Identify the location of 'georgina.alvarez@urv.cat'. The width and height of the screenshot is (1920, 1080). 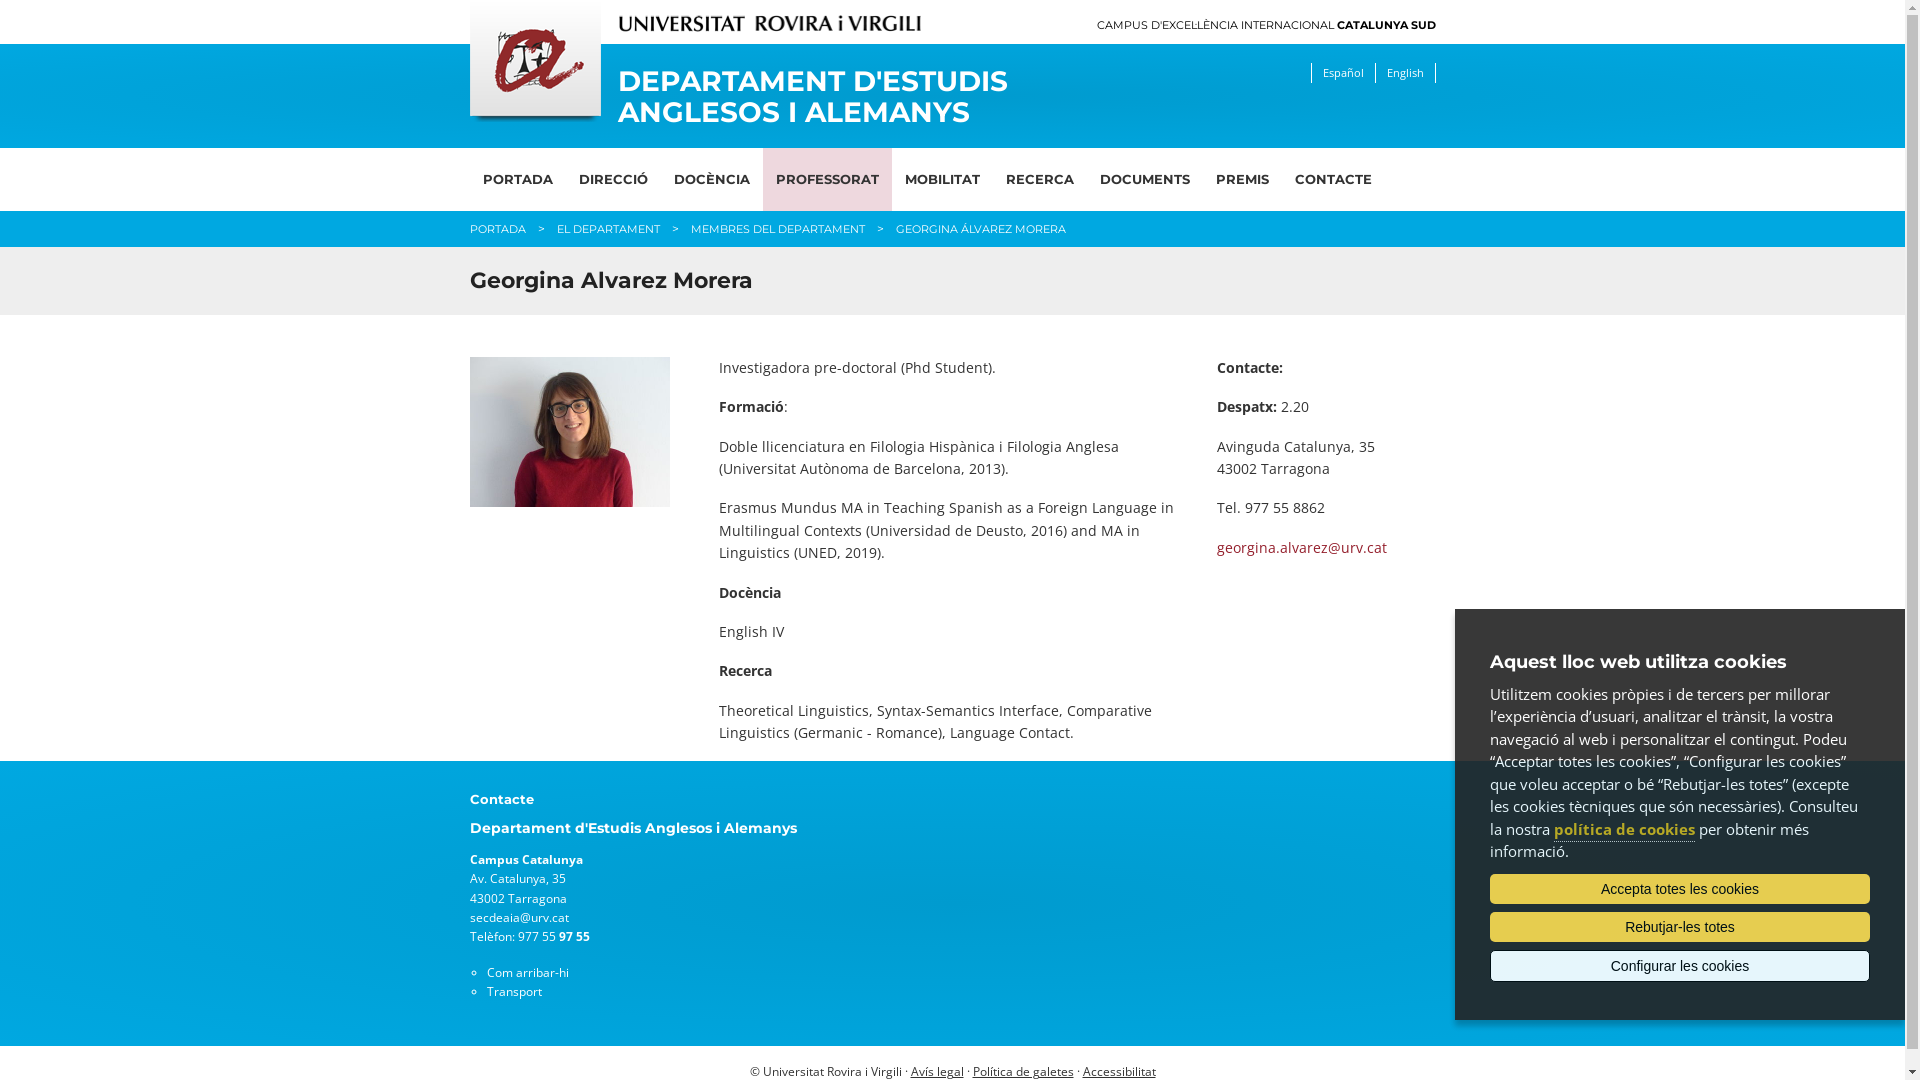
(1300, 547).